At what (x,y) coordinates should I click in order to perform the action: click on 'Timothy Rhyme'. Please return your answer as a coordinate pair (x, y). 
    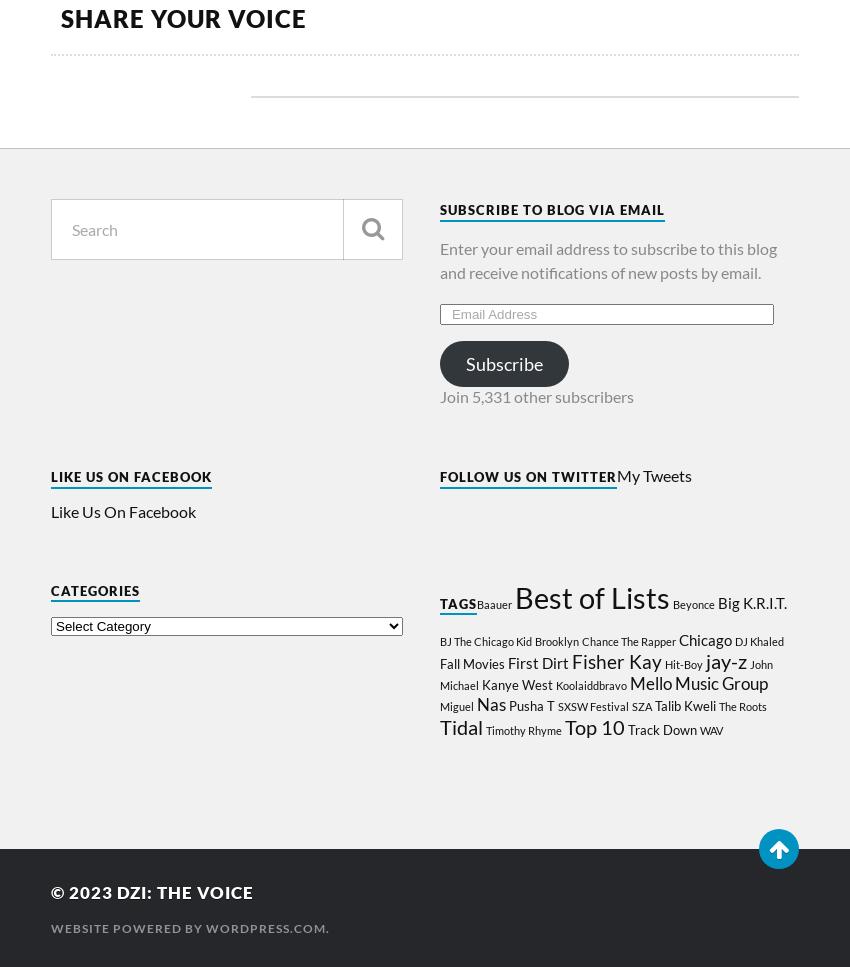
    Looking at the image, I should click on (485, 729).